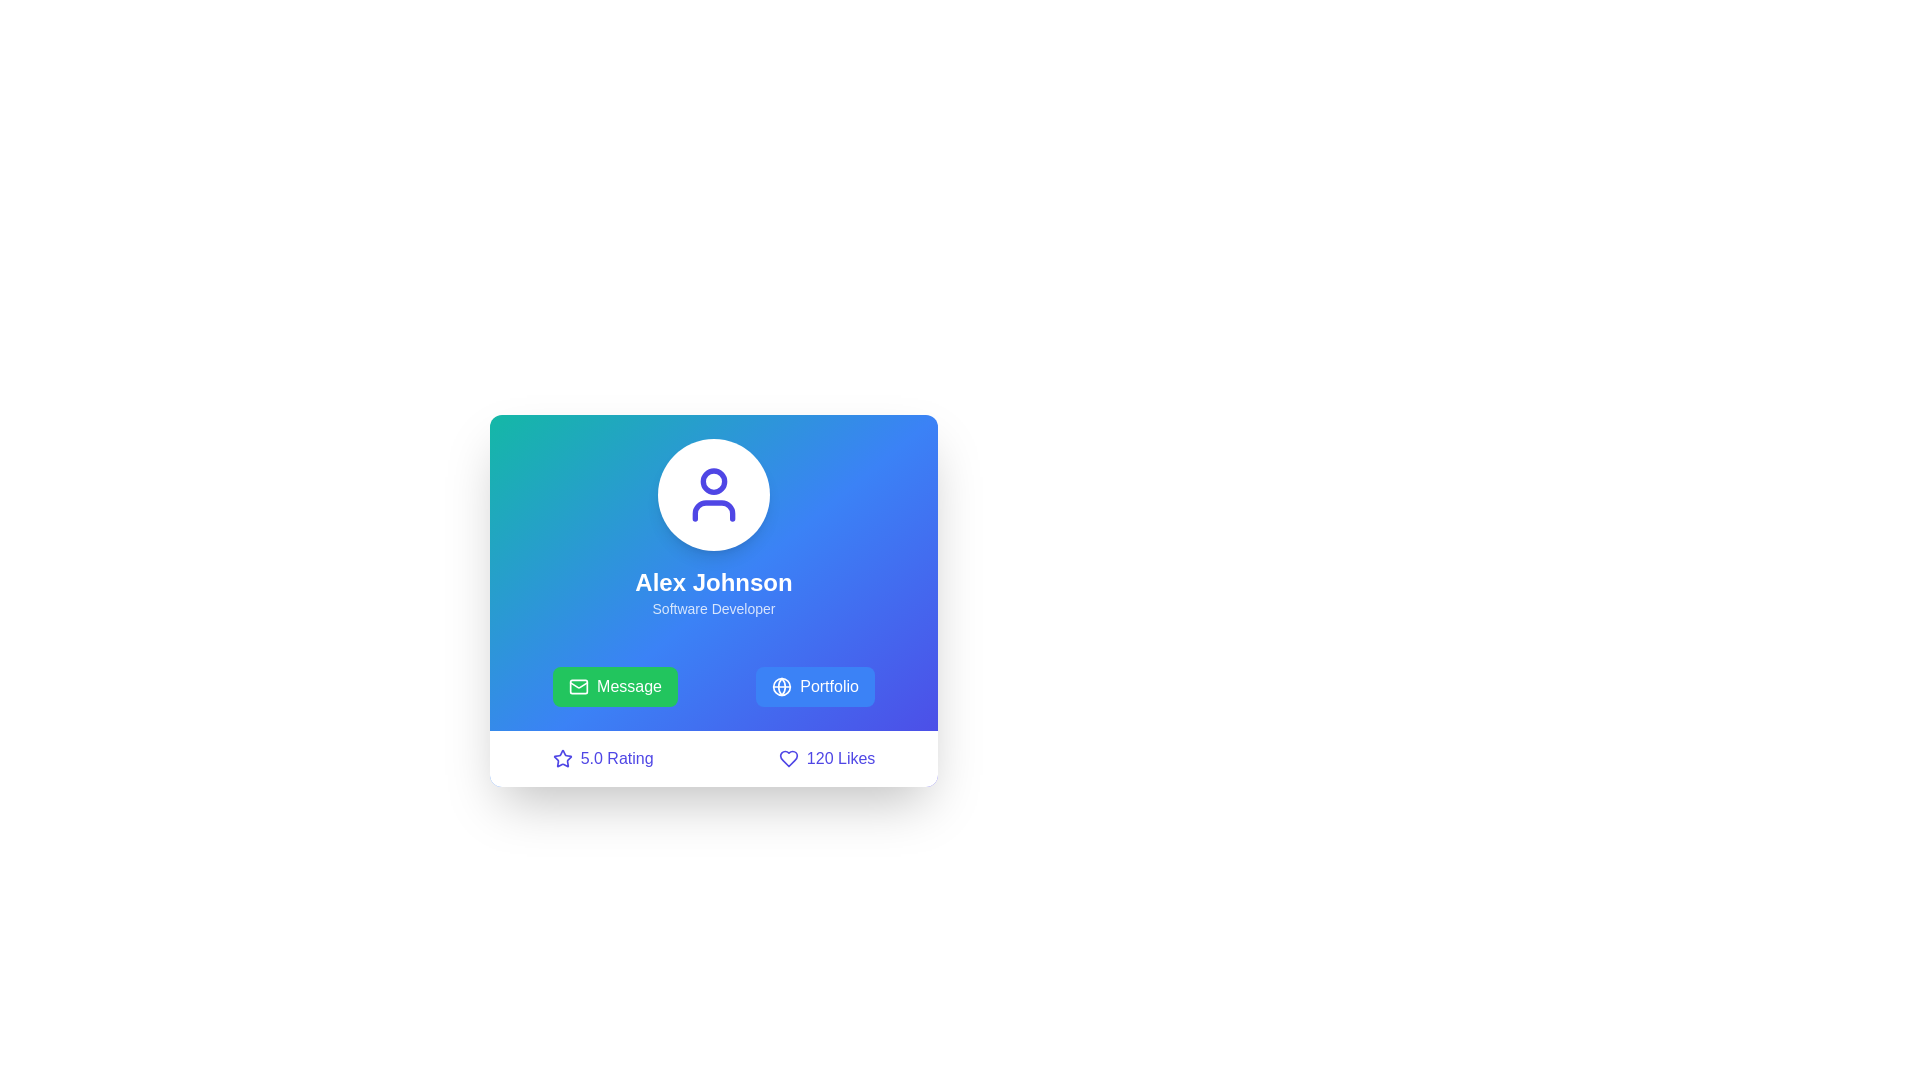 The height and width of the screenshot is (1080, 1920). What do you see at coordinates (841, 759) in the screenshot?
I see `the text label that displays the number of likes, located at the bottom right of the card, next to the heart-shaped icon` at bounding box center [841, 759].